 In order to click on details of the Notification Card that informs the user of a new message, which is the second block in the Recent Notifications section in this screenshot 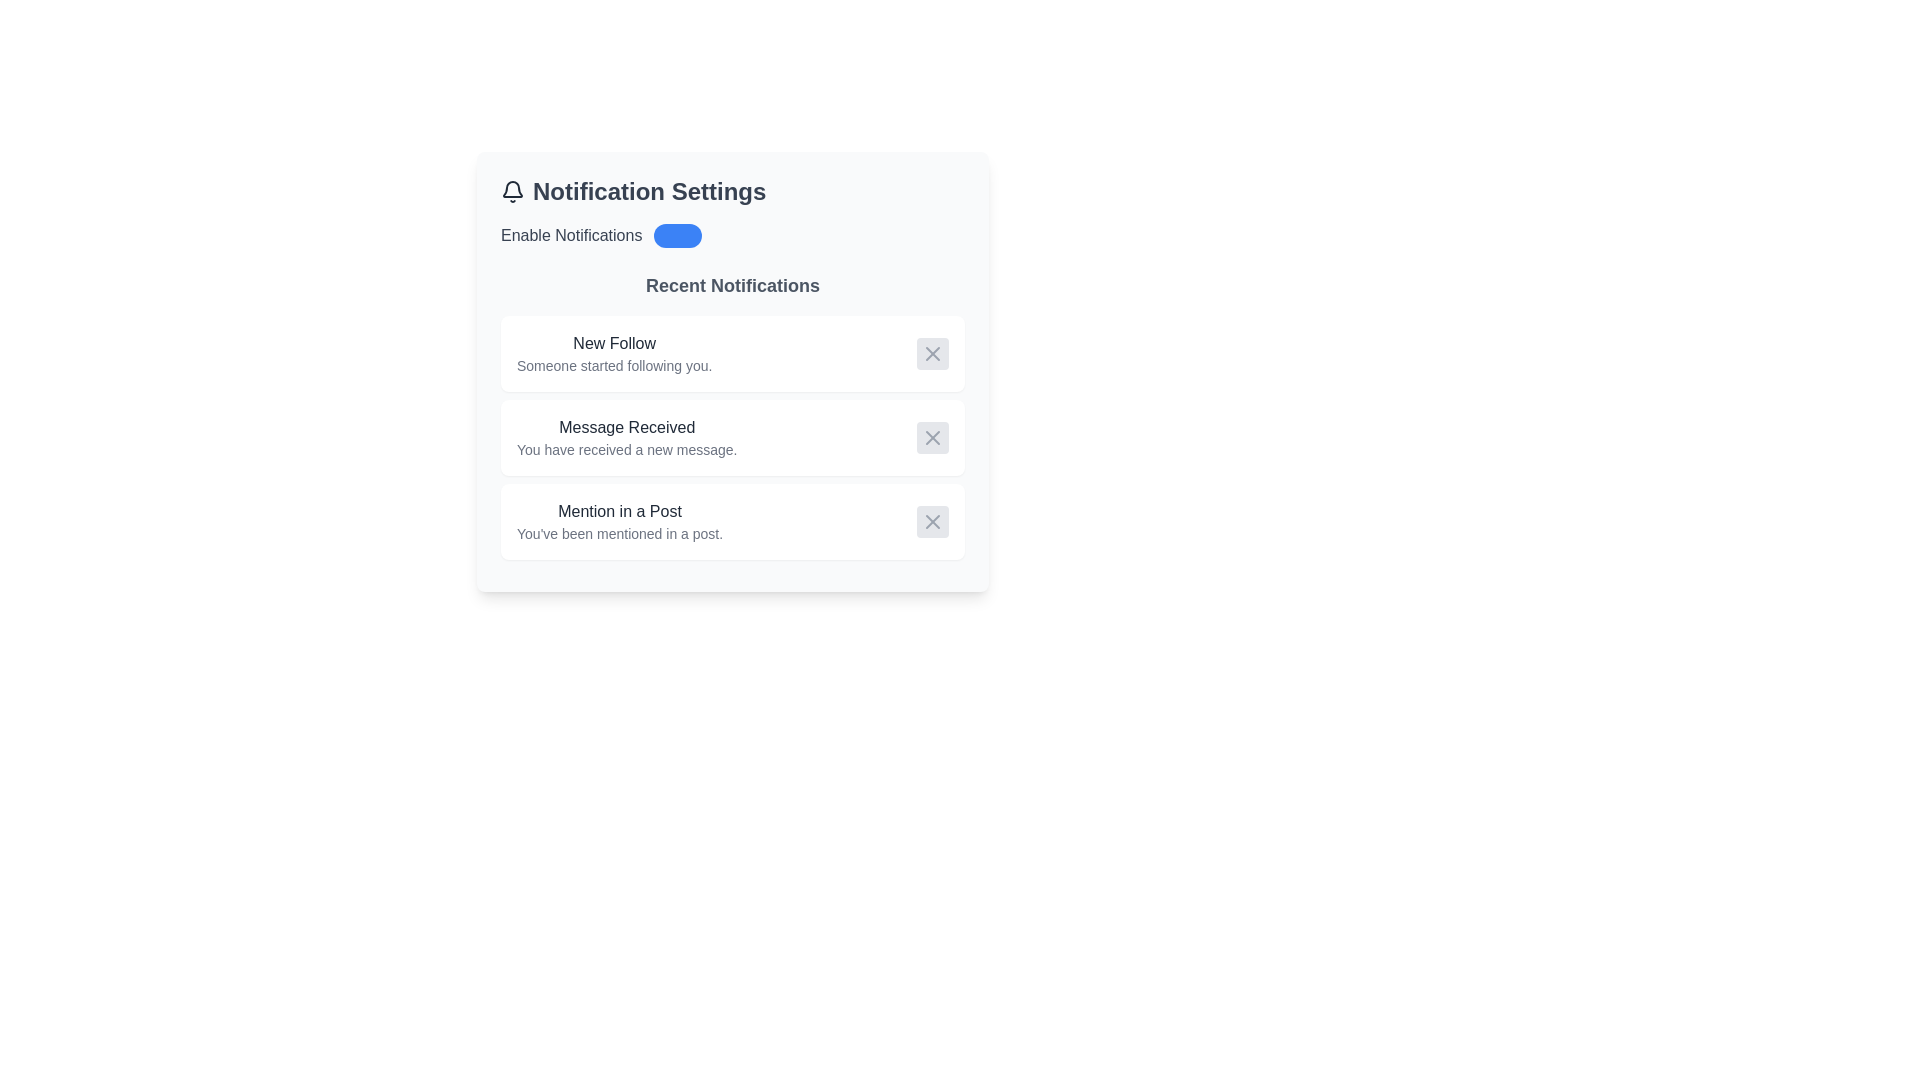, I will do `click(732, 437)`.